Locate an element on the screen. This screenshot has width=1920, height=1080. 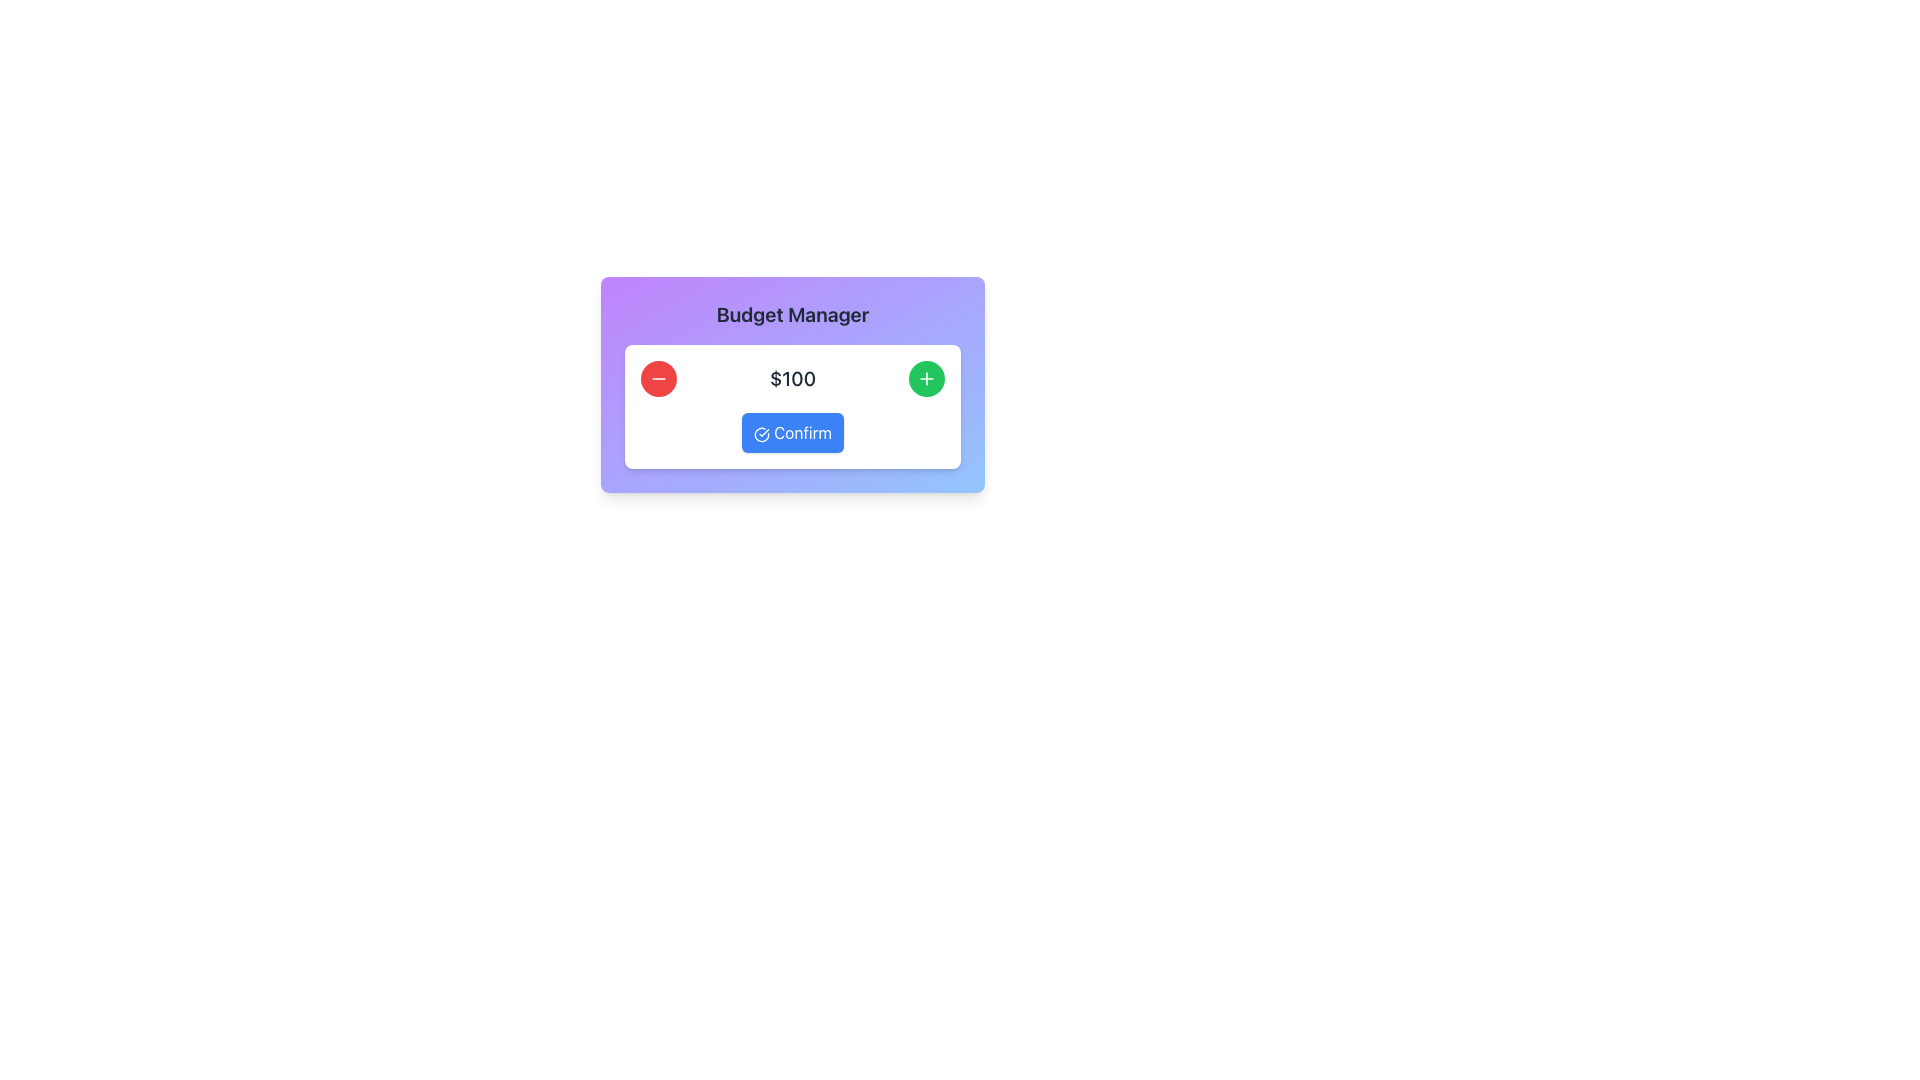
the text display that shows the amount '$100', which is centrally positioned between the decrease and increase buttons is located at coordinates (791, 378).